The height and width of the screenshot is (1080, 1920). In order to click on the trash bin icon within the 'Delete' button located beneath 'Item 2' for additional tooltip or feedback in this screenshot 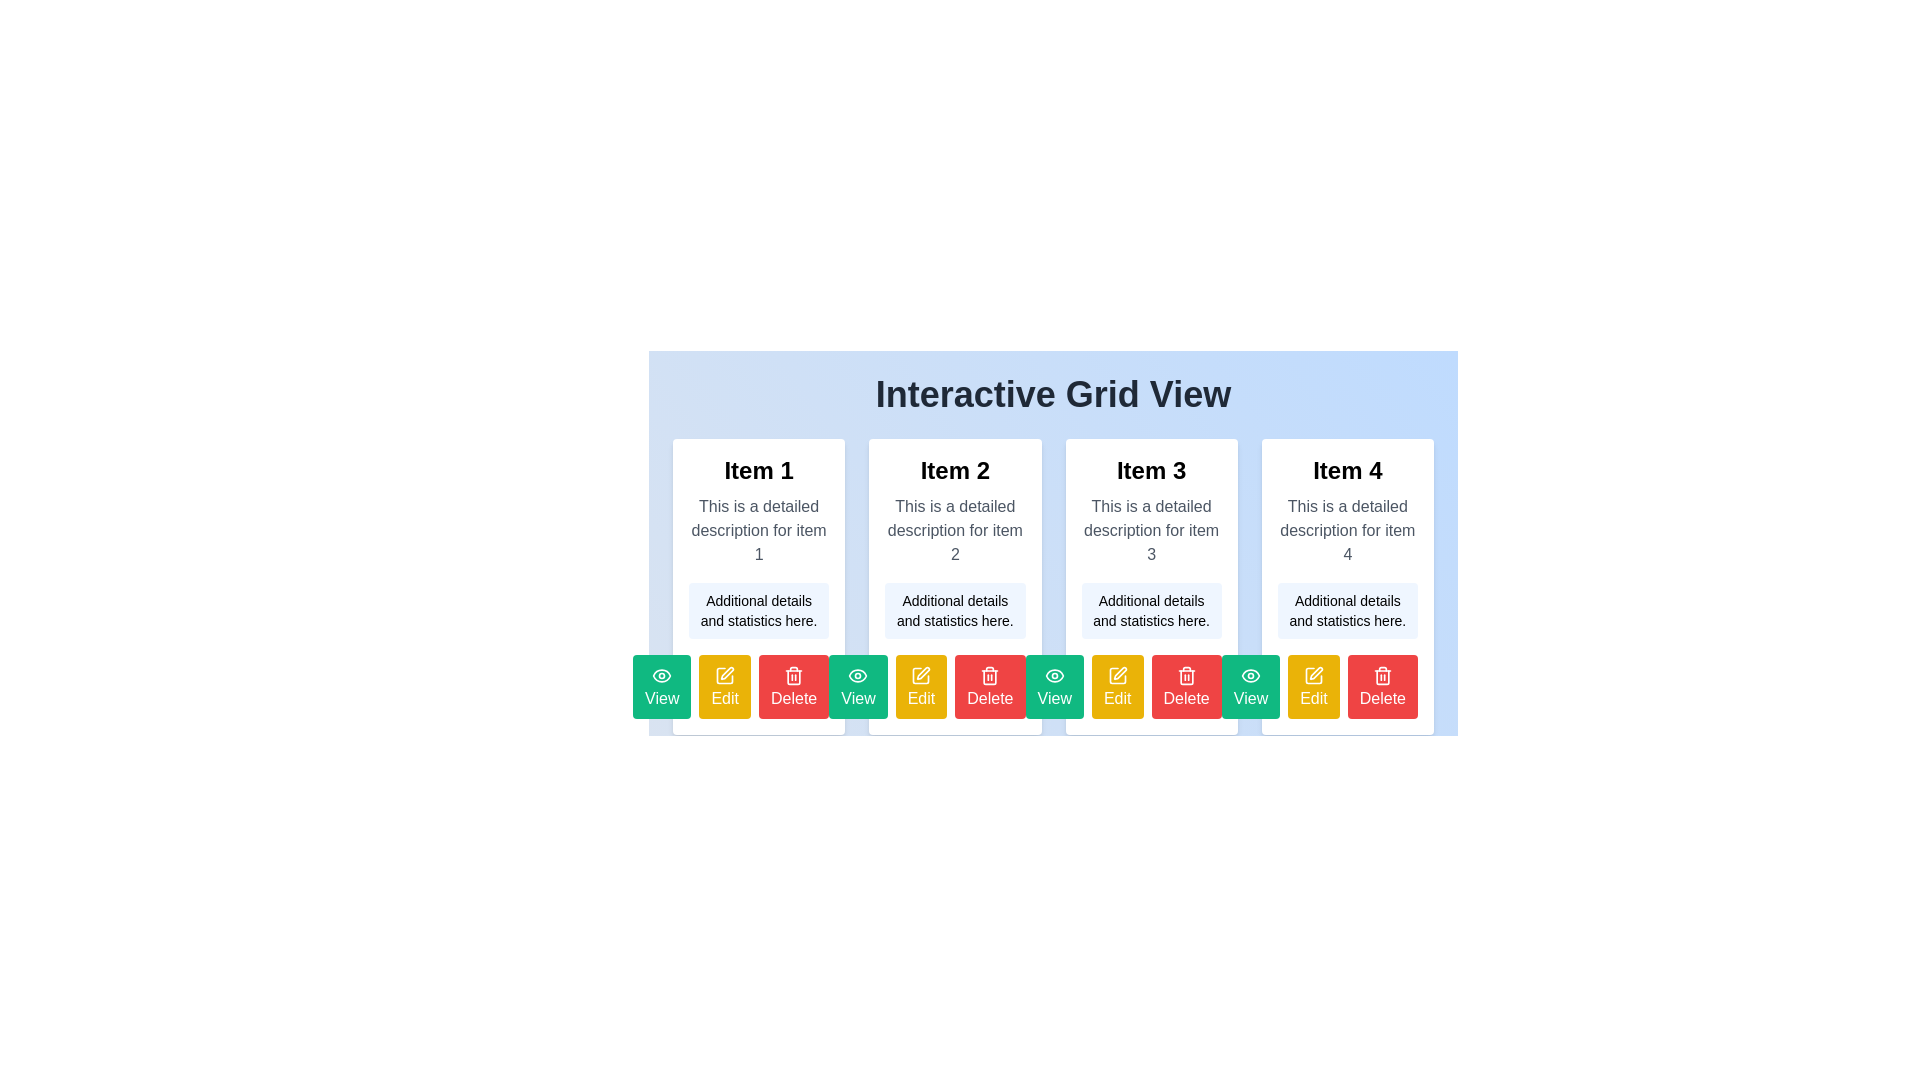, I will do `click(793, 675)`.